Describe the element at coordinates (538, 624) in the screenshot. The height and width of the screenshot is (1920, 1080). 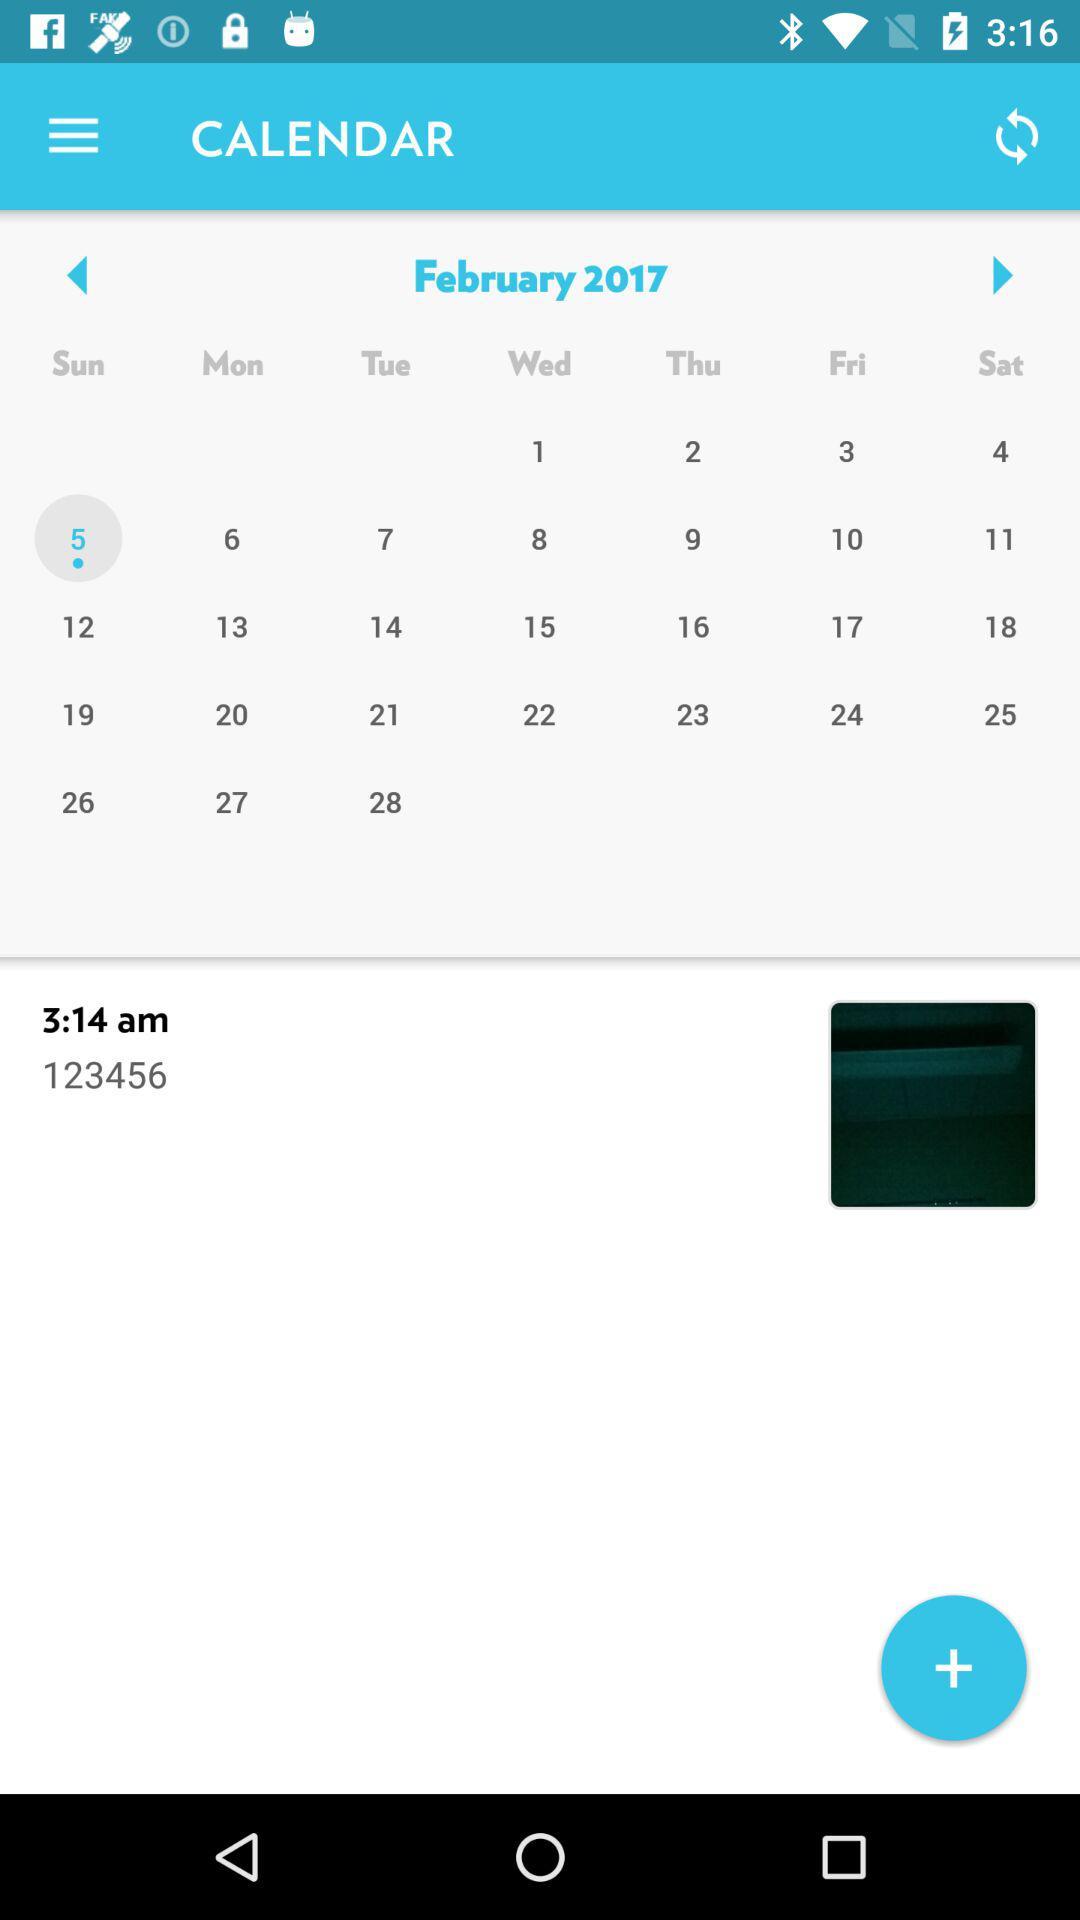
I see `the 15 item` at that location.